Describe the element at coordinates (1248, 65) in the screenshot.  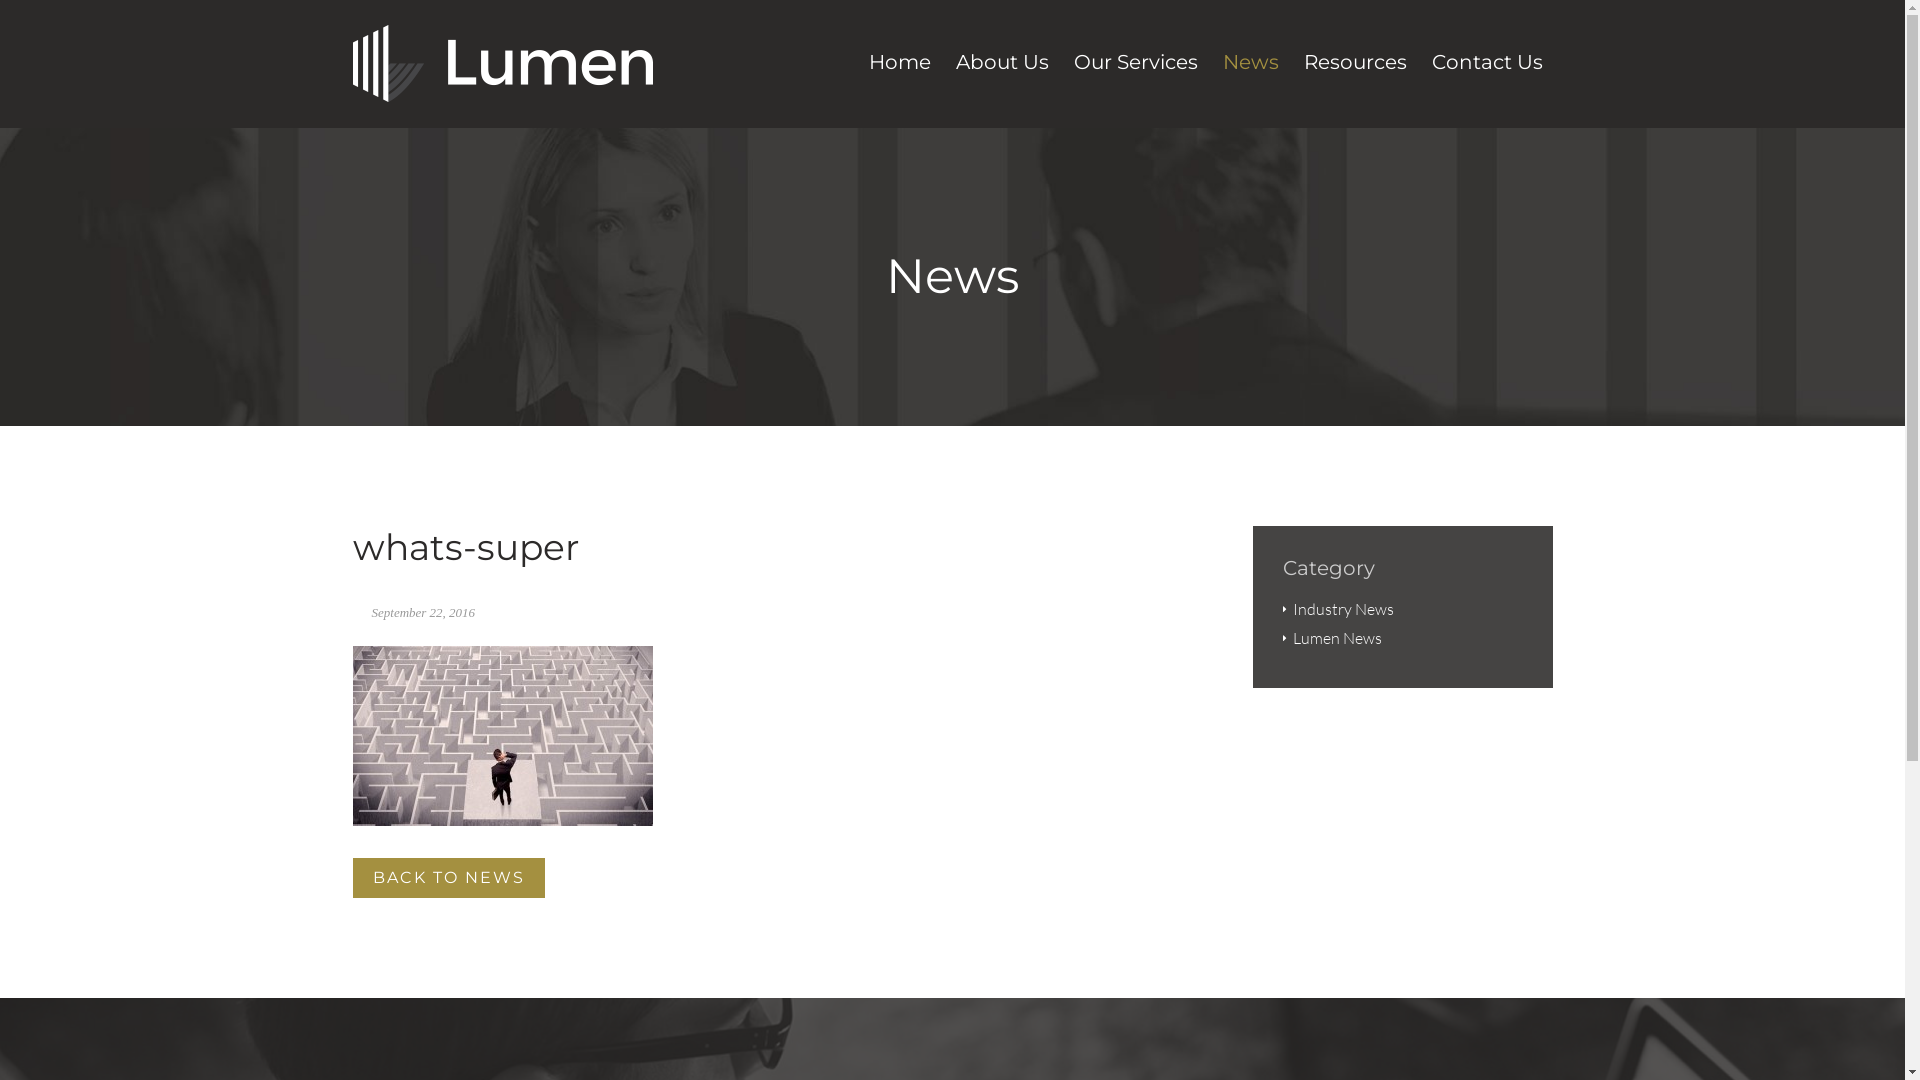
I see `'News'` at that location.